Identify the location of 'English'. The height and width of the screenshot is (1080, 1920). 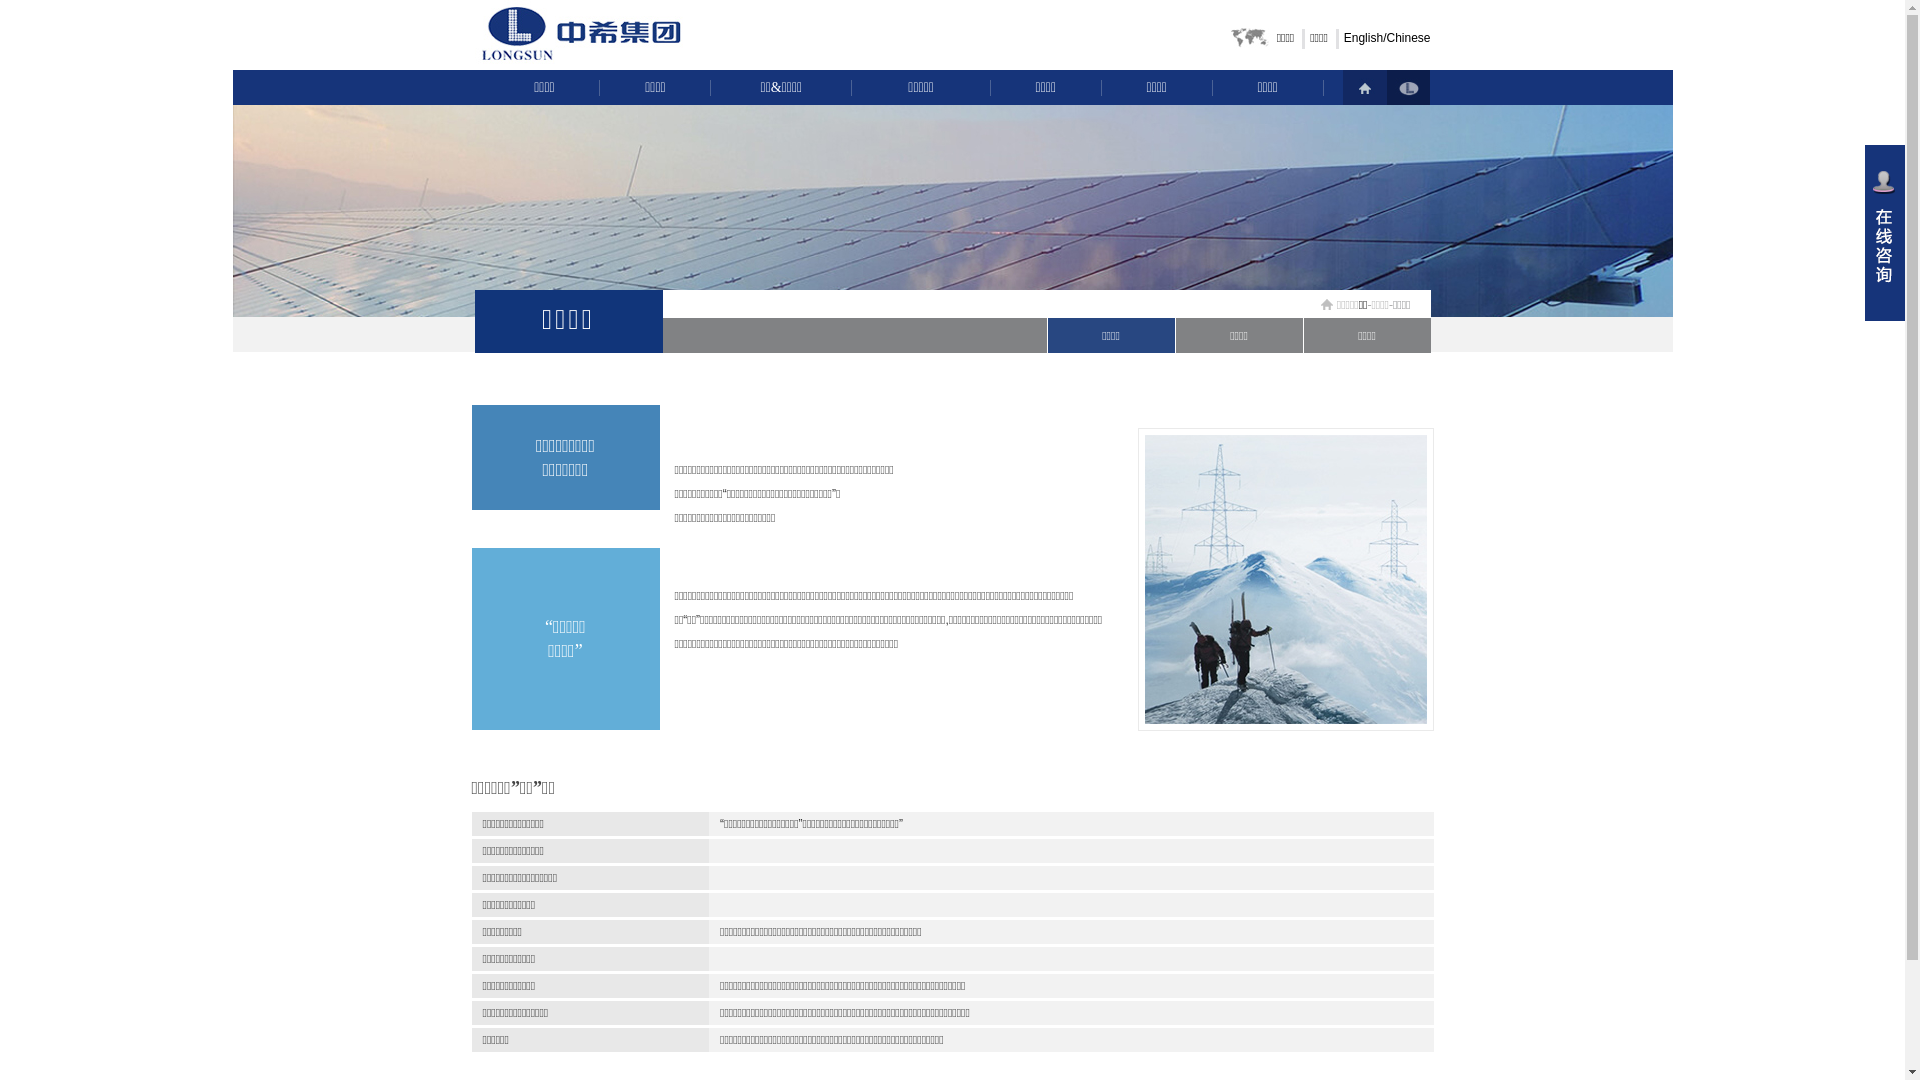
(1362, 38).